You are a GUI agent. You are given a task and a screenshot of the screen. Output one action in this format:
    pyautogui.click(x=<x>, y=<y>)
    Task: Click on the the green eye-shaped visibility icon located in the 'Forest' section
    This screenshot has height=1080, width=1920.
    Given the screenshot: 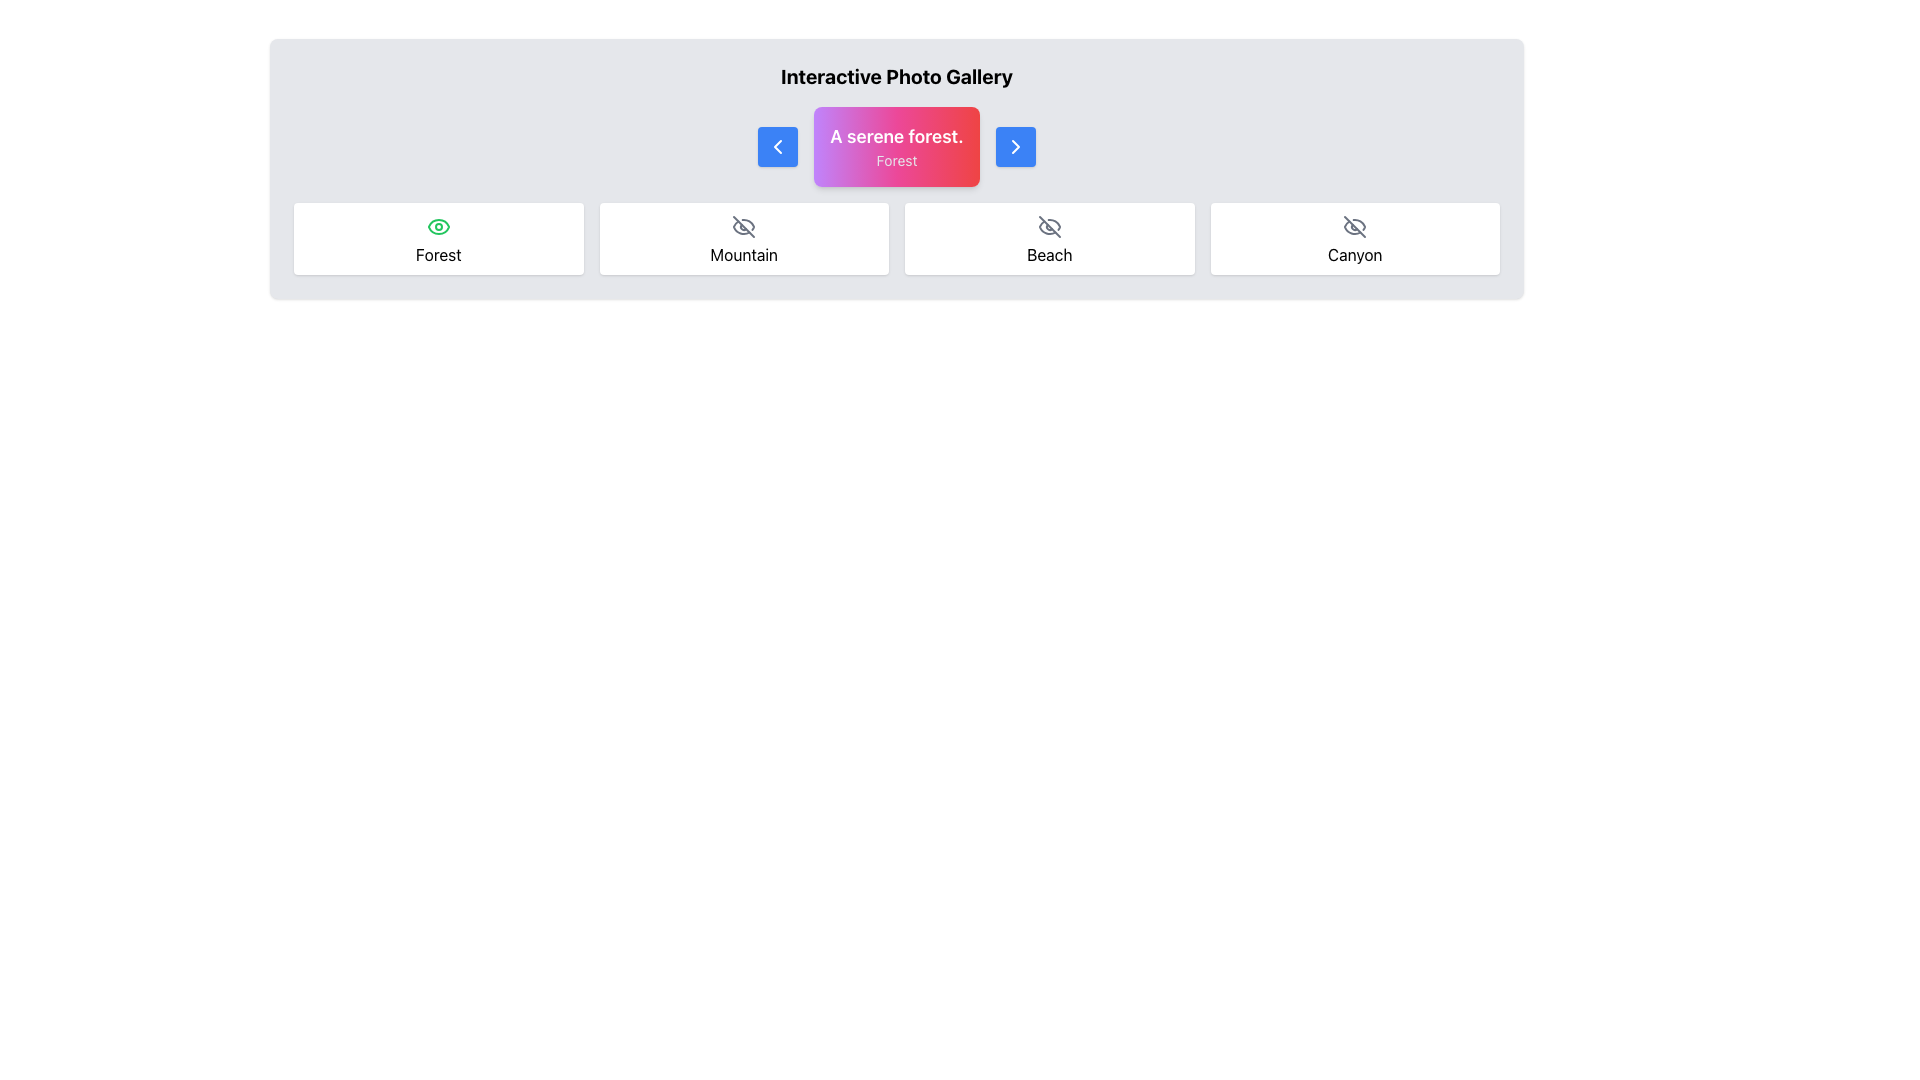 What is the action you would take?
    pyautogui.click(x=437, y=226)
    